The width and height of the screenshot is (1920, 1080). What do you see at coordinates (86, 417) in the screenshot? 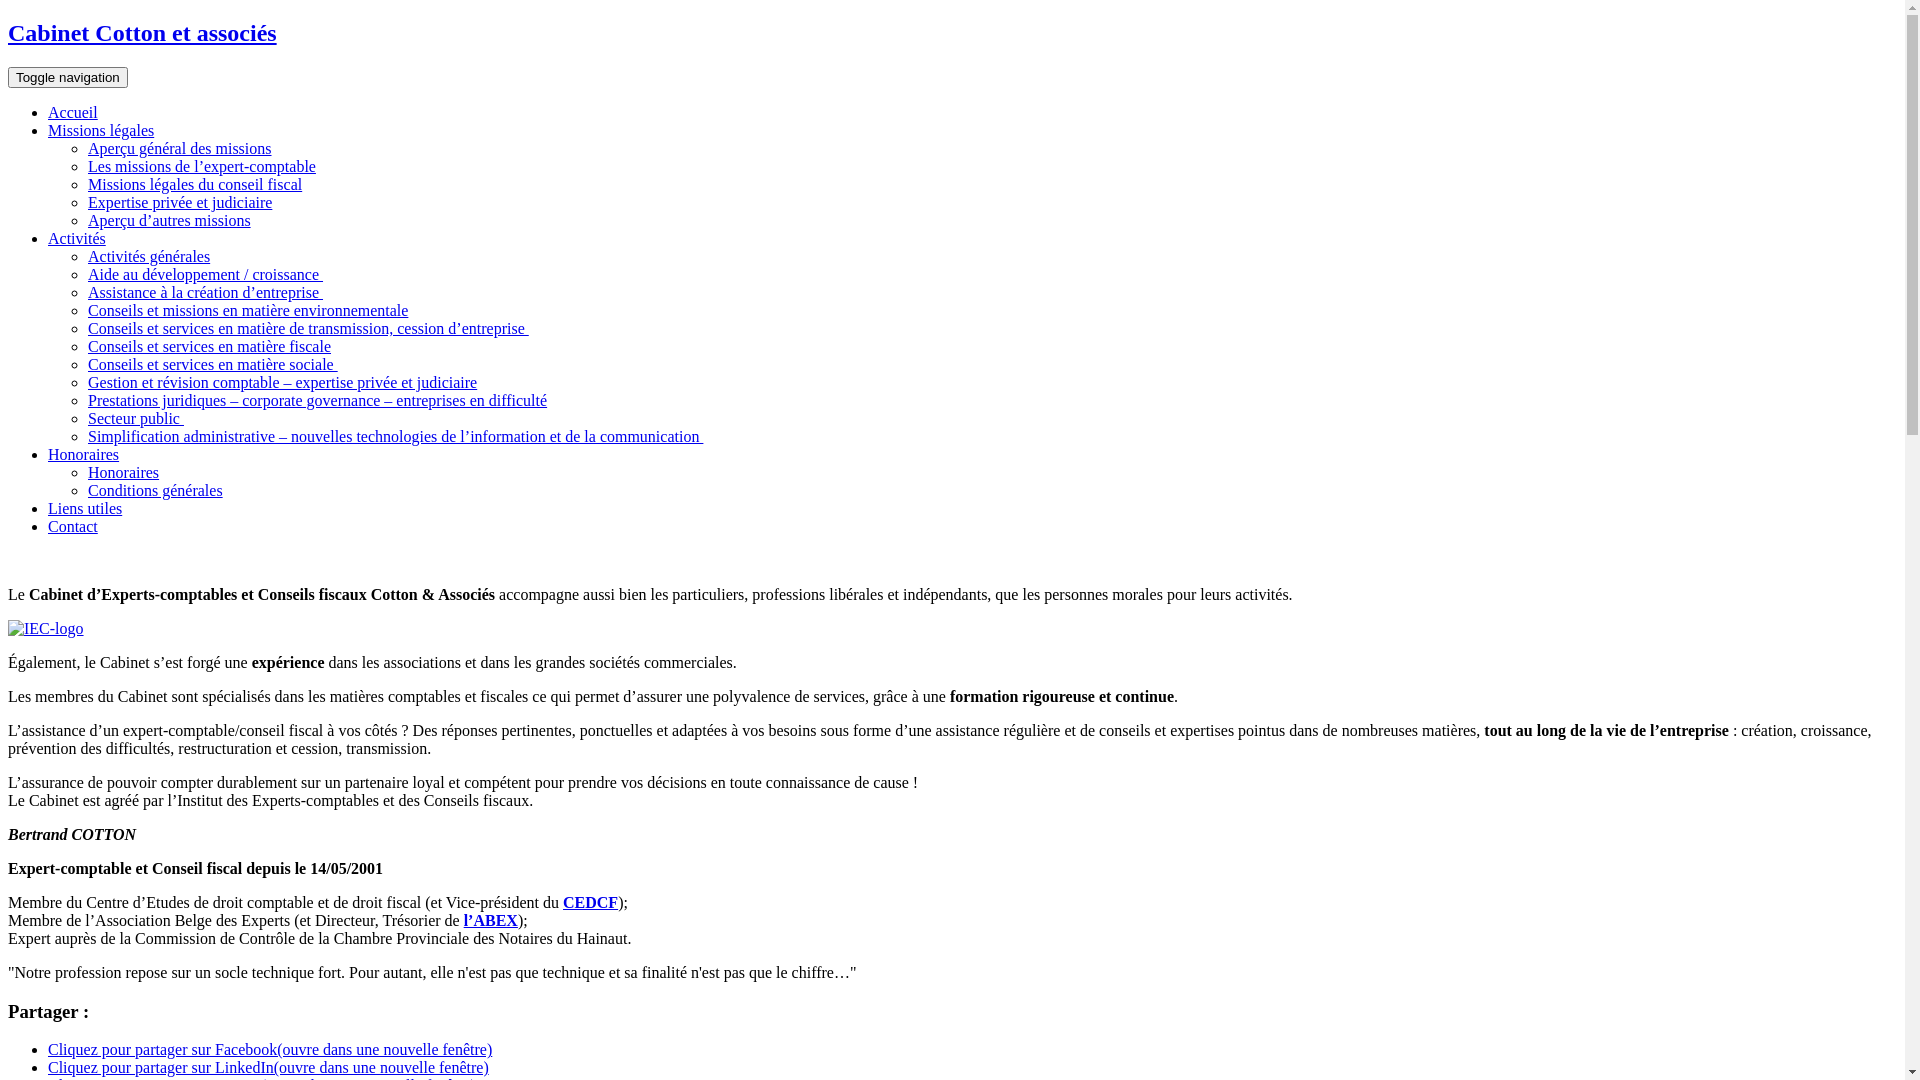
I see `'Secteur public '` at bounding box center [86, 417].